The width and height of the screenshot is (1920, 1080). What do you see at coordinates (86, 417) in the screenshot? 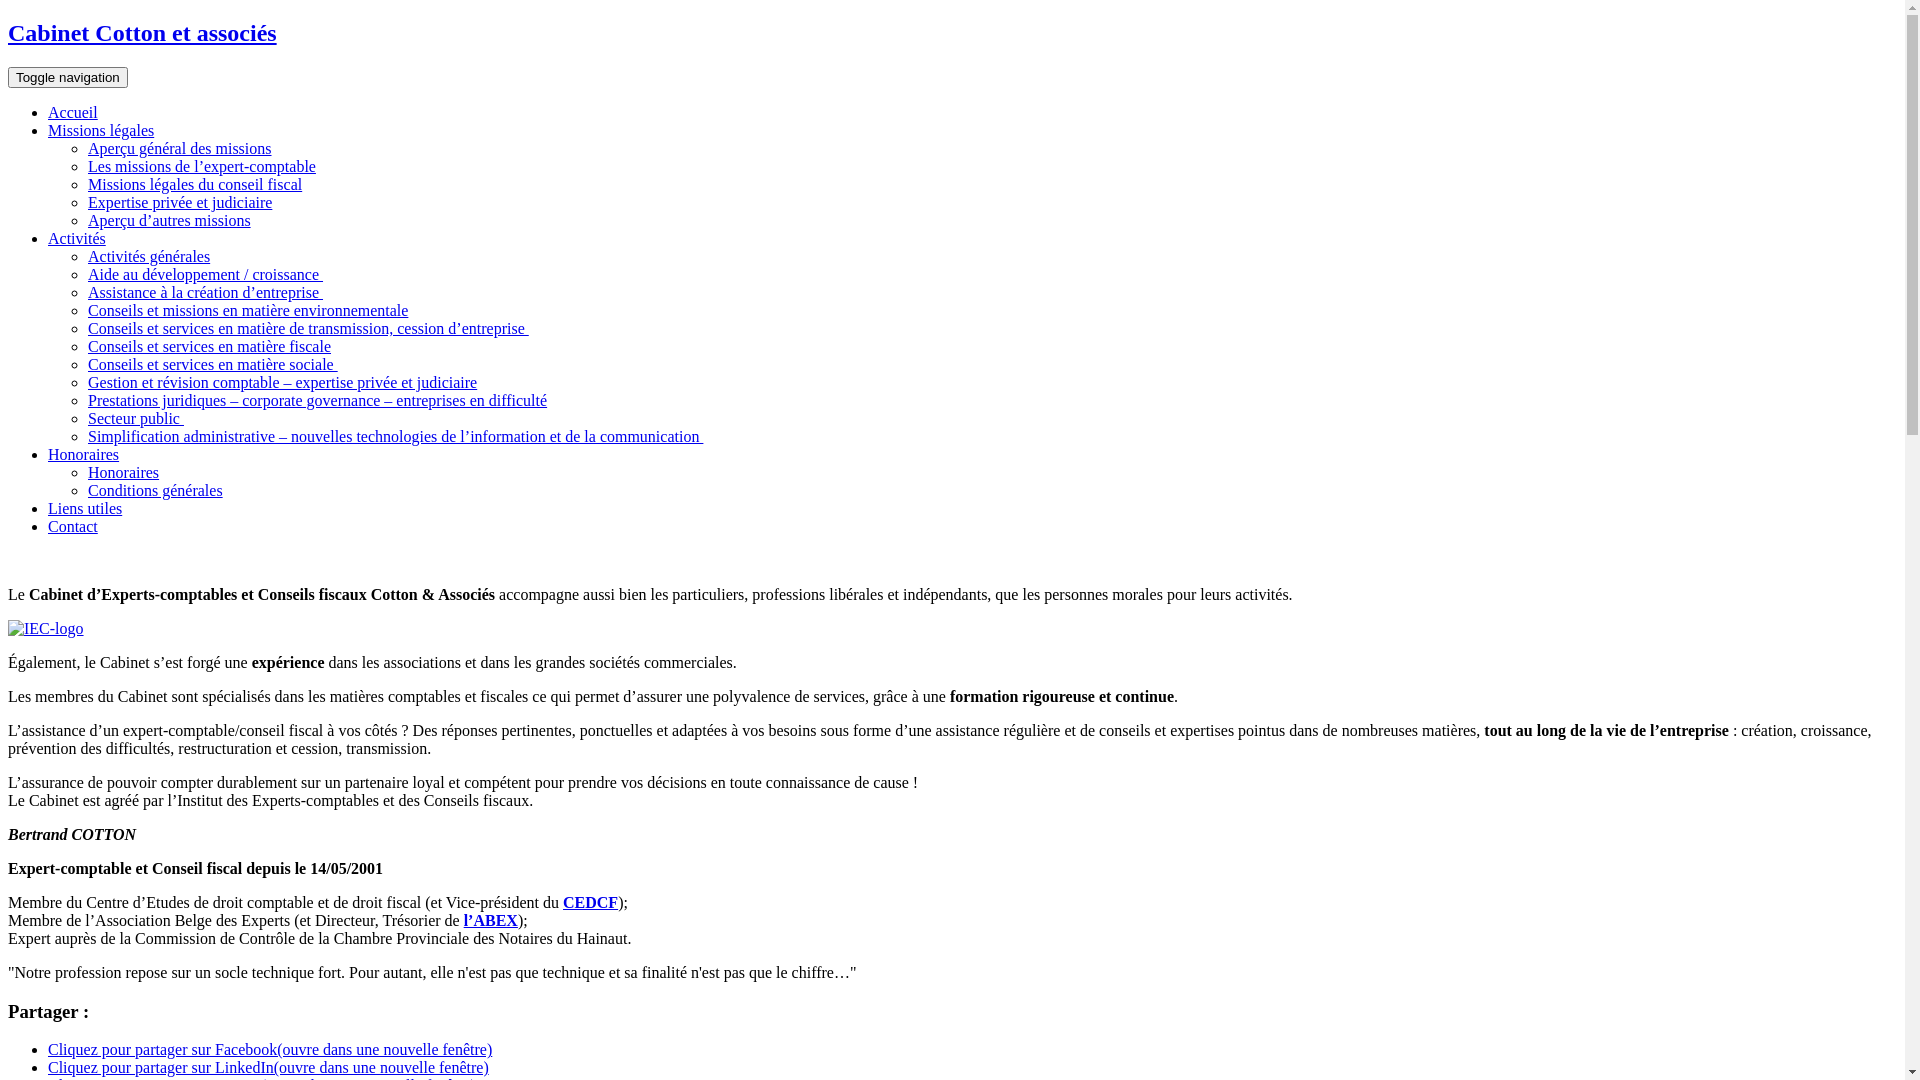
I see `'Secteur public '` at bounding box center [86, 417].